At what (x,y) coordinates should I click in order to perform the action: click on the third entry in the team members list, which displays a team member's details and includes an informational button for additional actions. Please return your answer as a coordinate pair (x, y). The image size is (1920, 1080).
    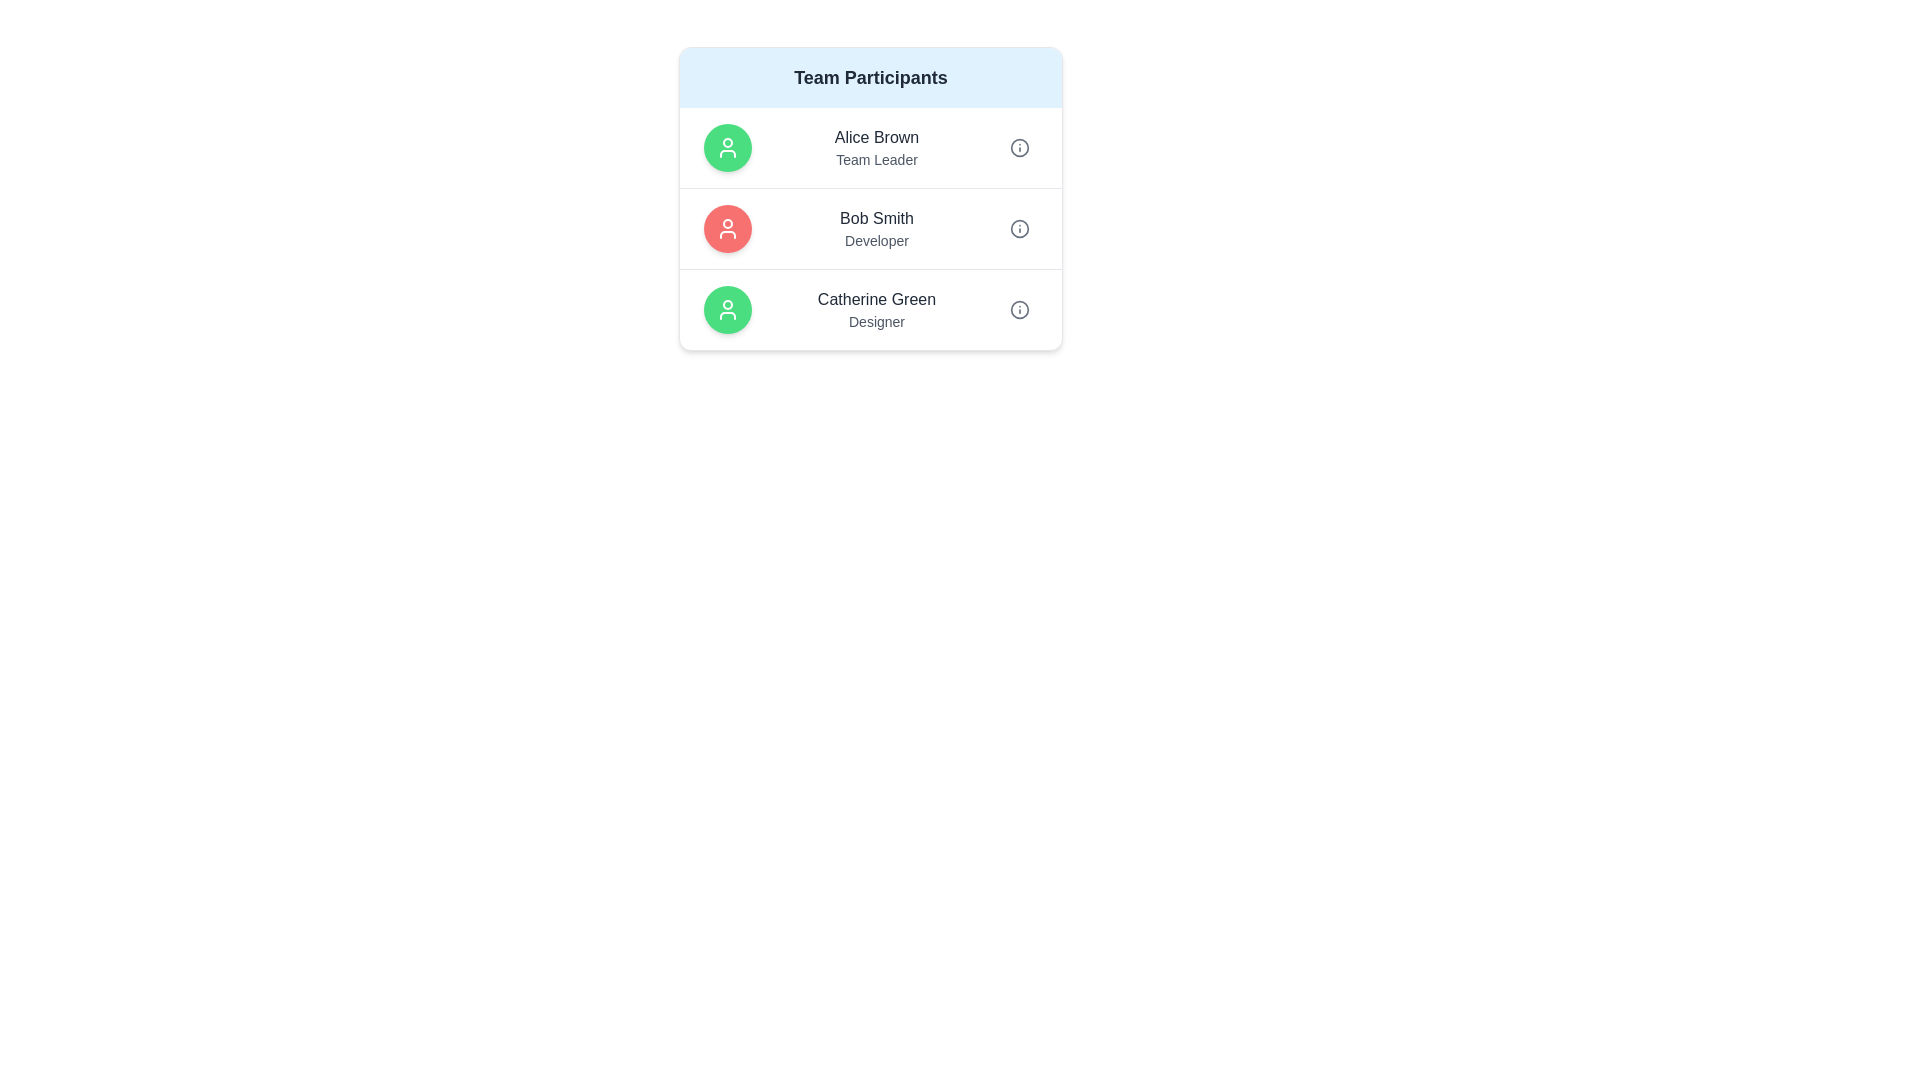
    Looking at the image, I should click on (870, 308).